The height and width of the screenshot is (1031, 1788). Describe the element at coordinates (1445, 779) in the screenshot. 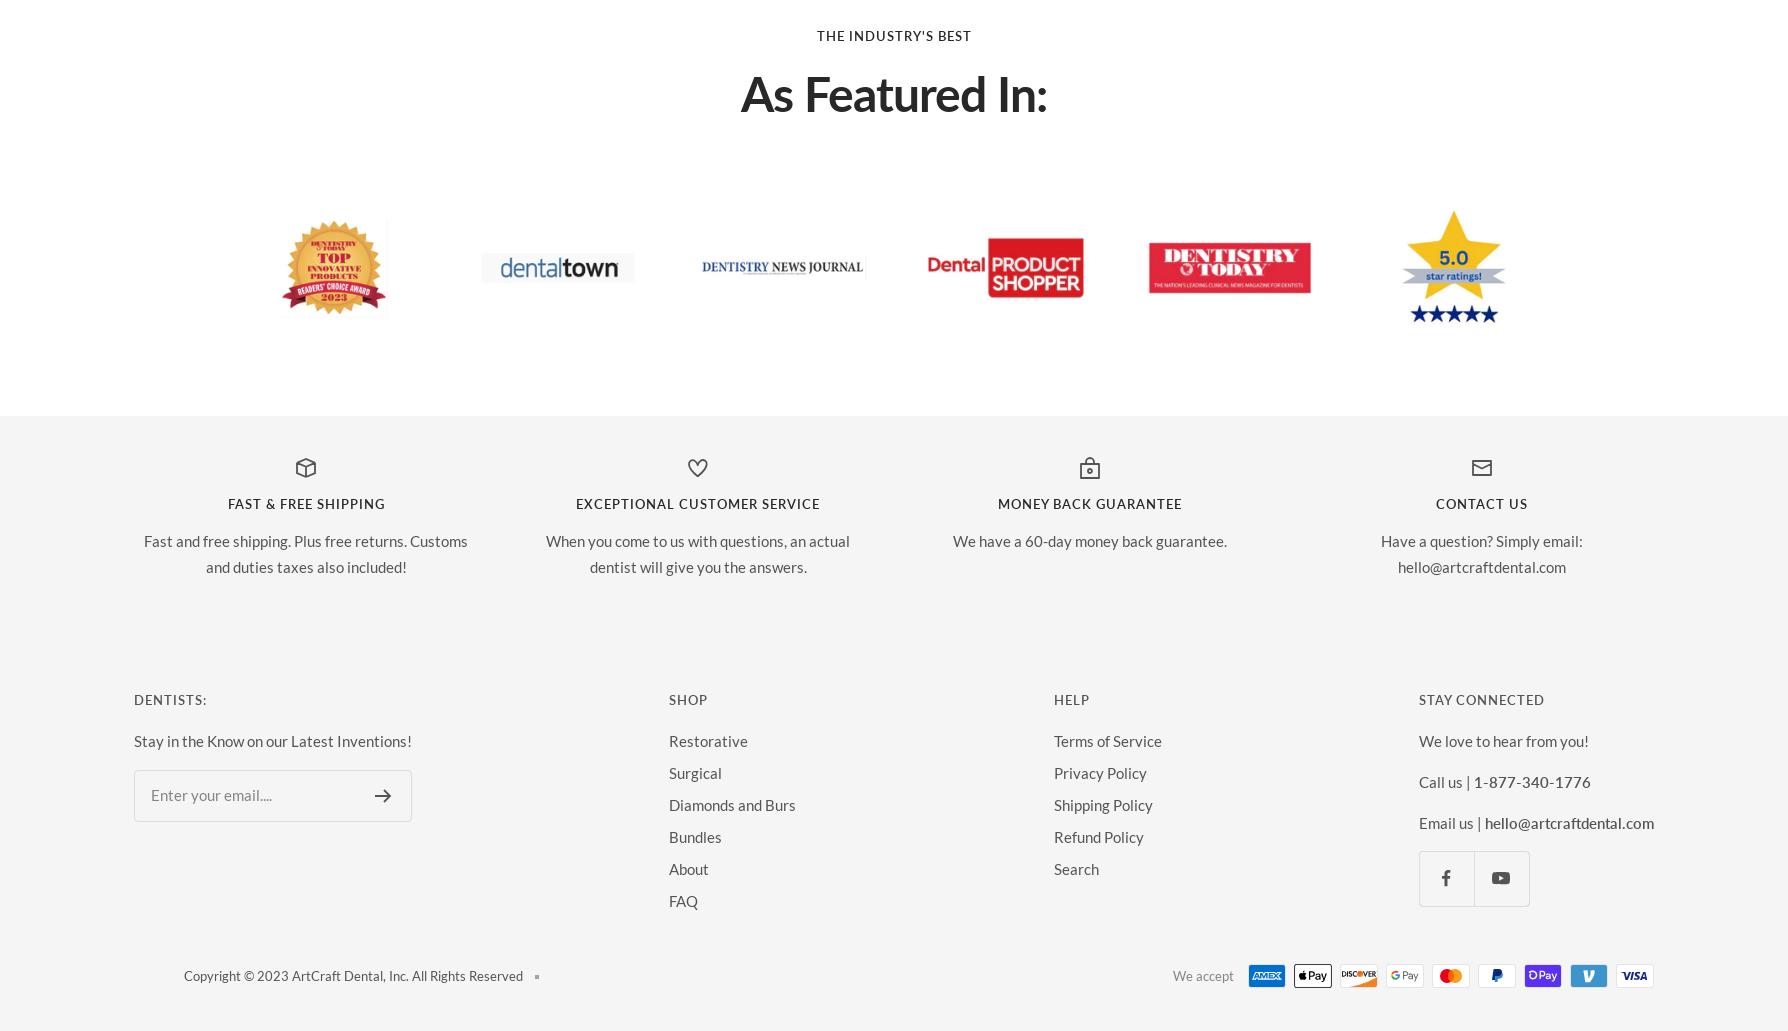

I see `'Call us |'` at that location.